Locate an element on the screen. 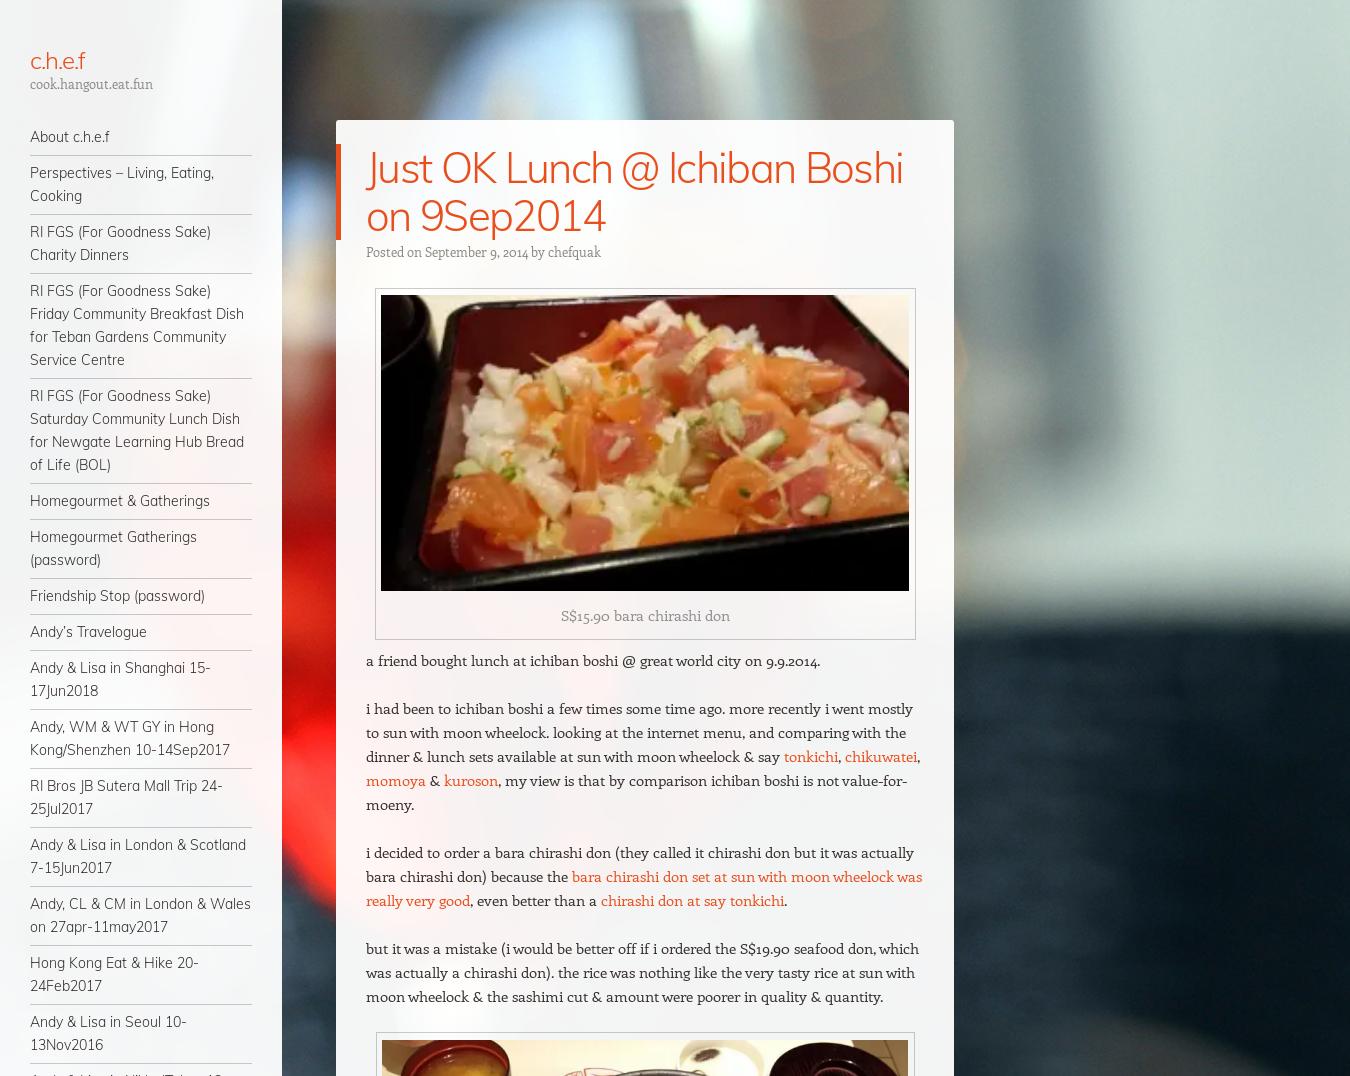  'Hong Kong Eat & Hike 20-24Feb2017' is located at coordinates (114, 974).